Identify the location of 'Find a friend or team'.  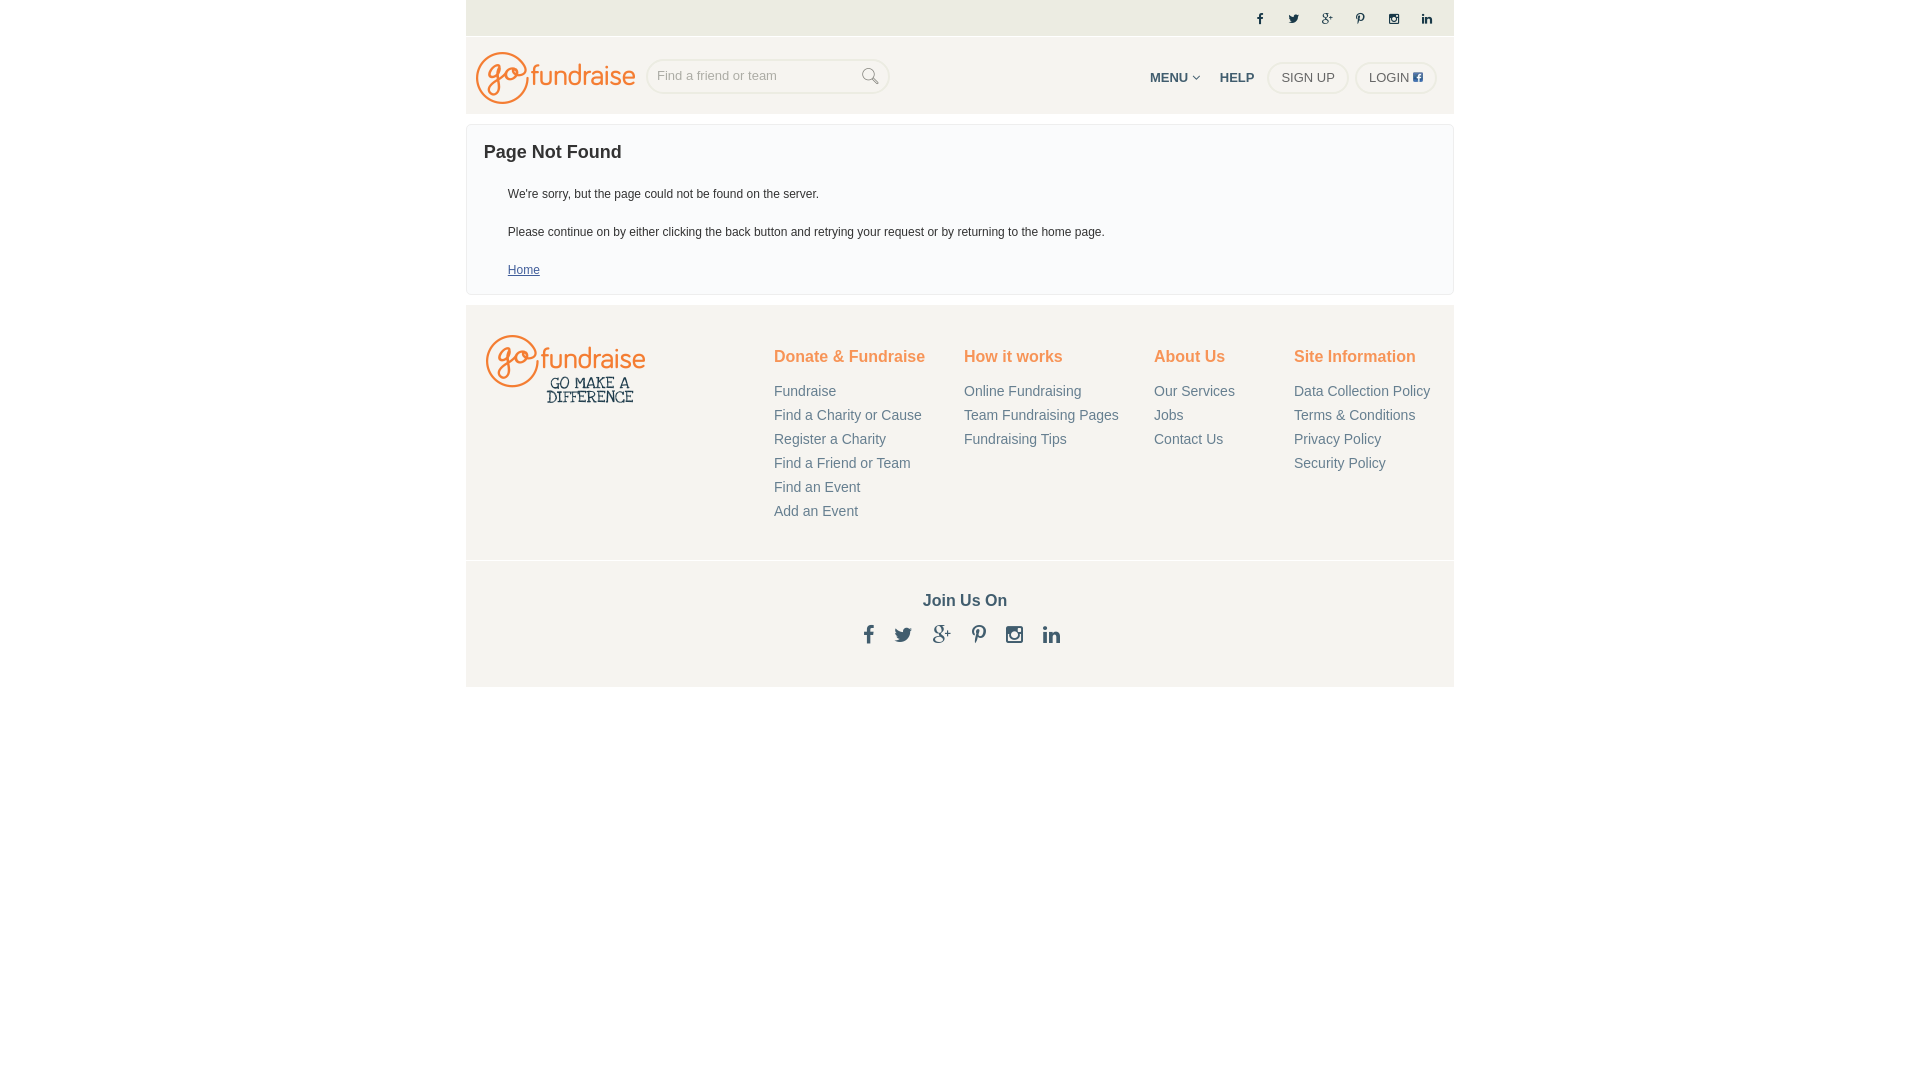
(753, 74).